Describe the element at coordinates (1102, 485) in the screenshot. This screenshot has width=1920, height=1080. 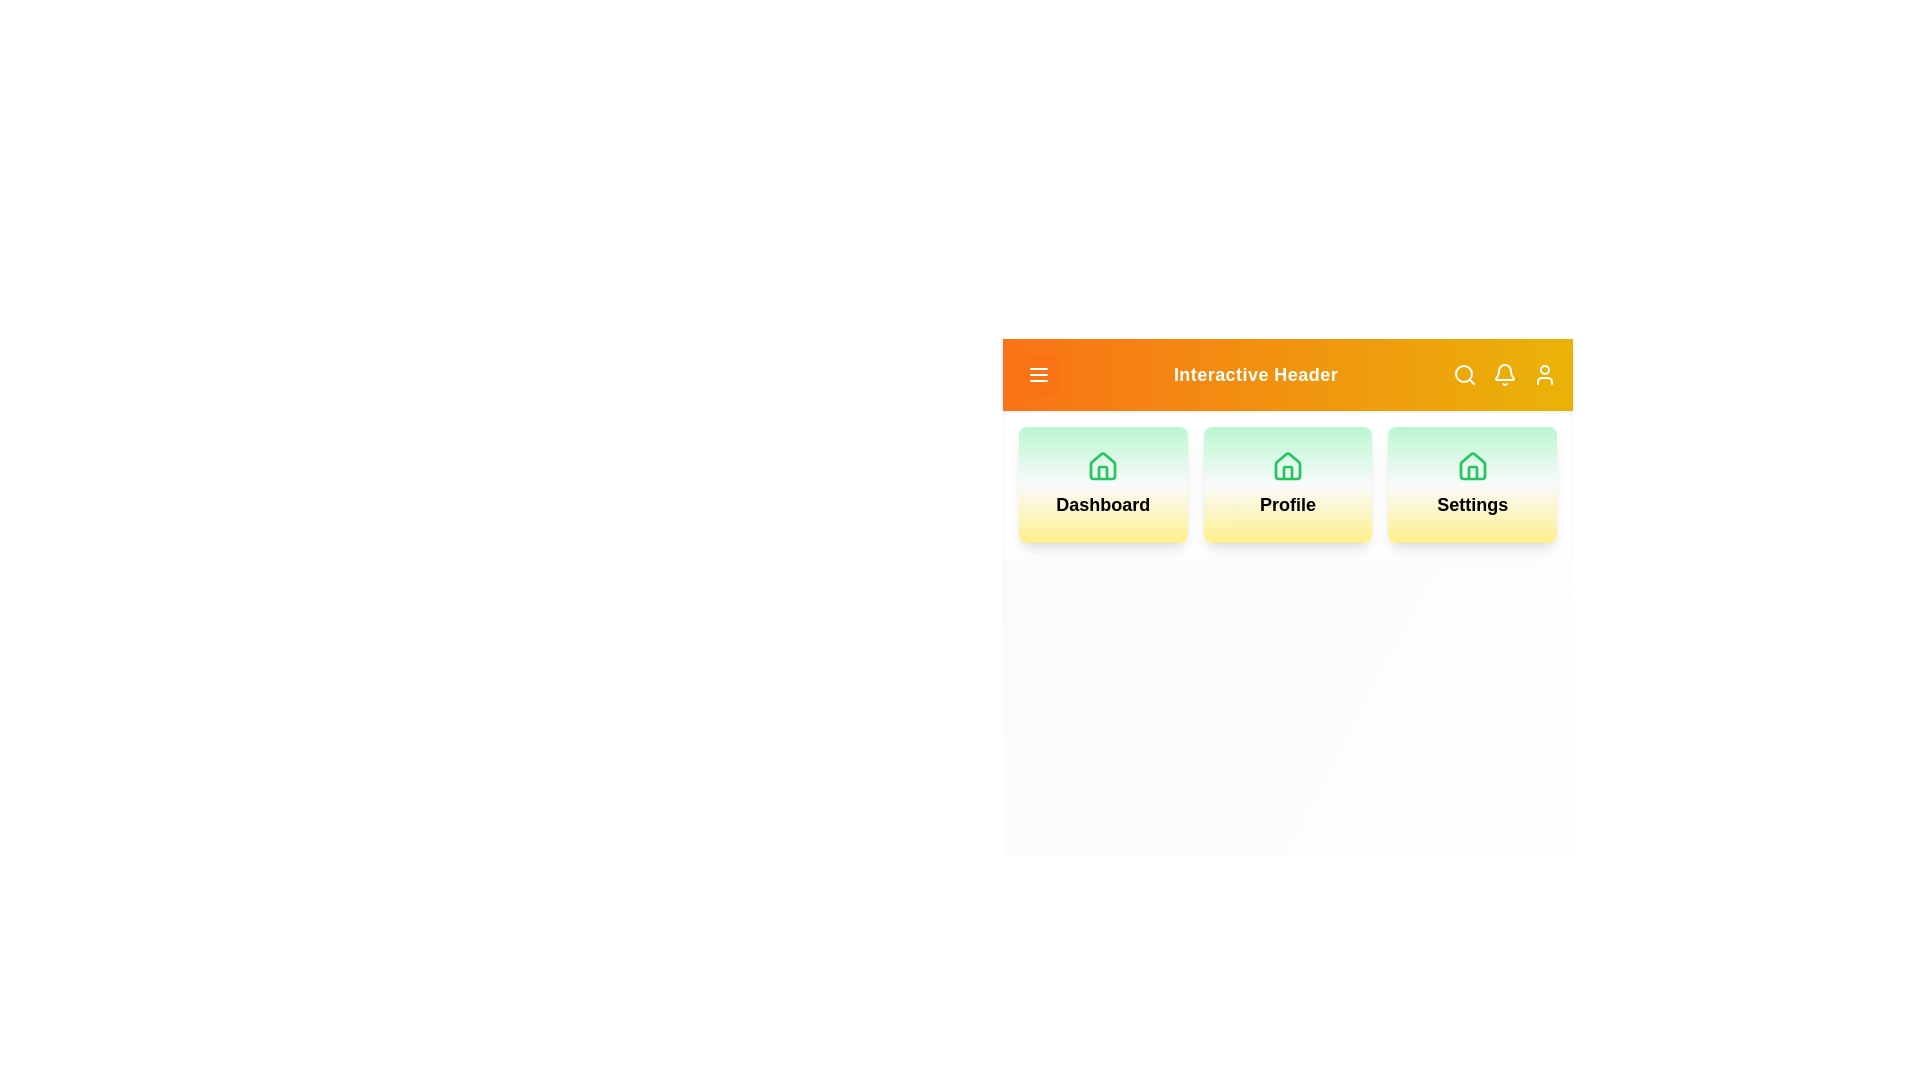
I see `the Dashboard card to navigate to the Dashboard` at that location.